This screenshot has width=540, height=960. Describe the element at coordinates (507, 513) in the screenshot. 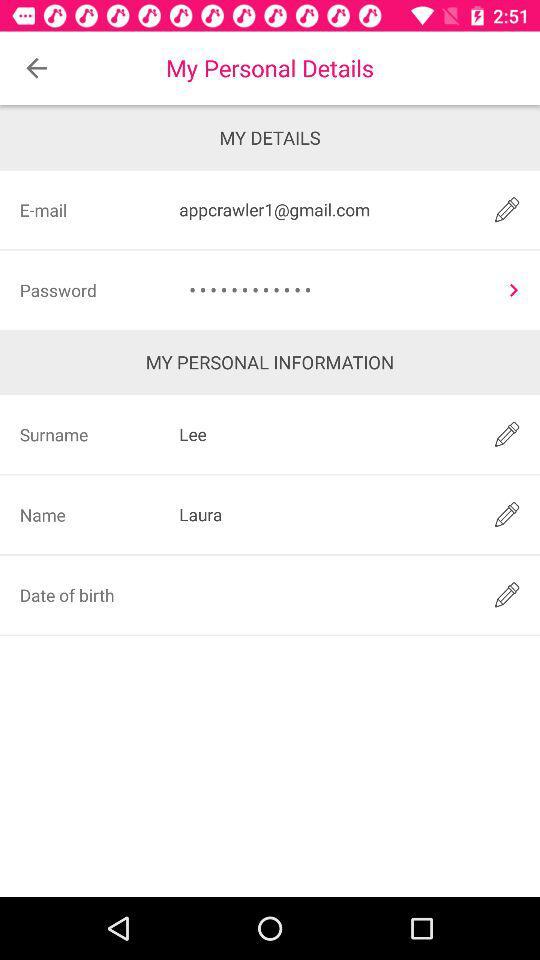

I see `the edit icon` at that location.